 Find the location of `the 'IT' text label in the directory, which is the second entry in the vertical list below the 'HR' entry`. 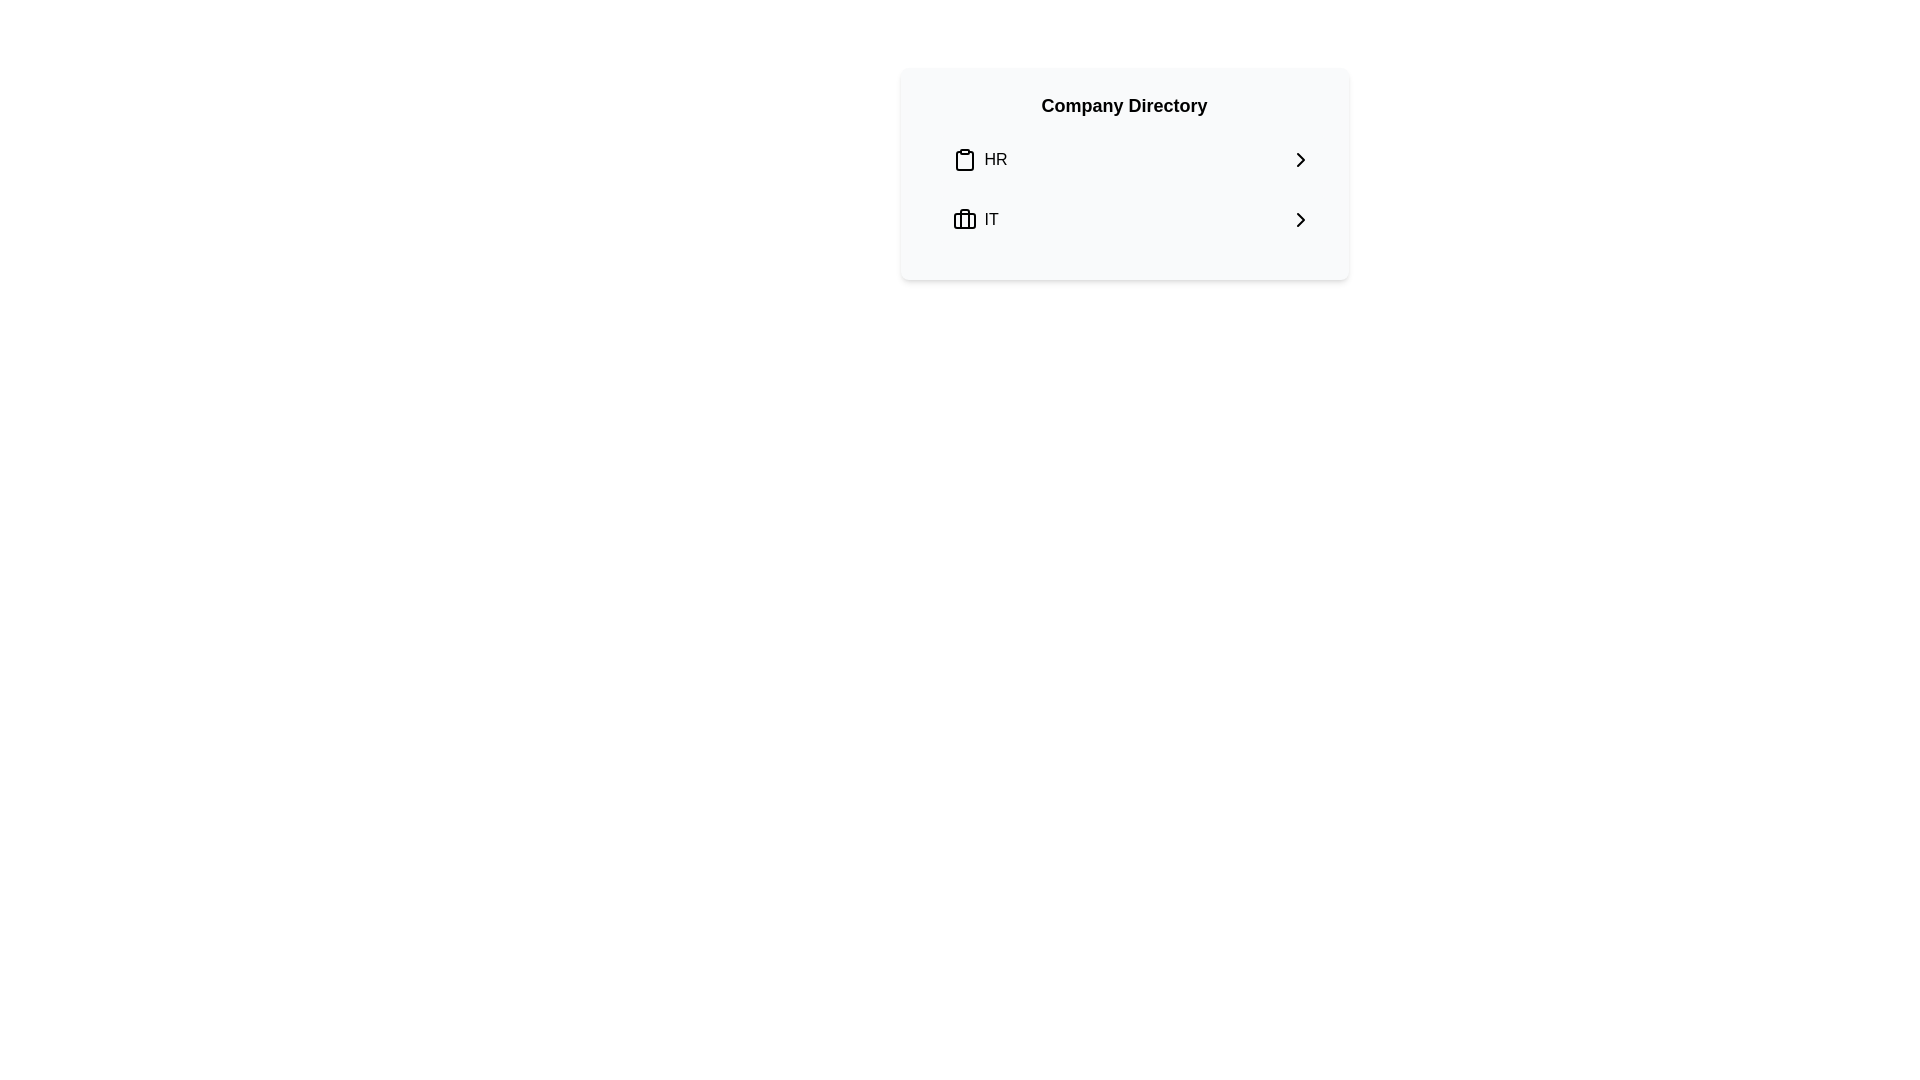

the 'IT' text label in the directory, which is the second entry in the vertical list below the 'HR' entry is located at coordinates (991, 219).